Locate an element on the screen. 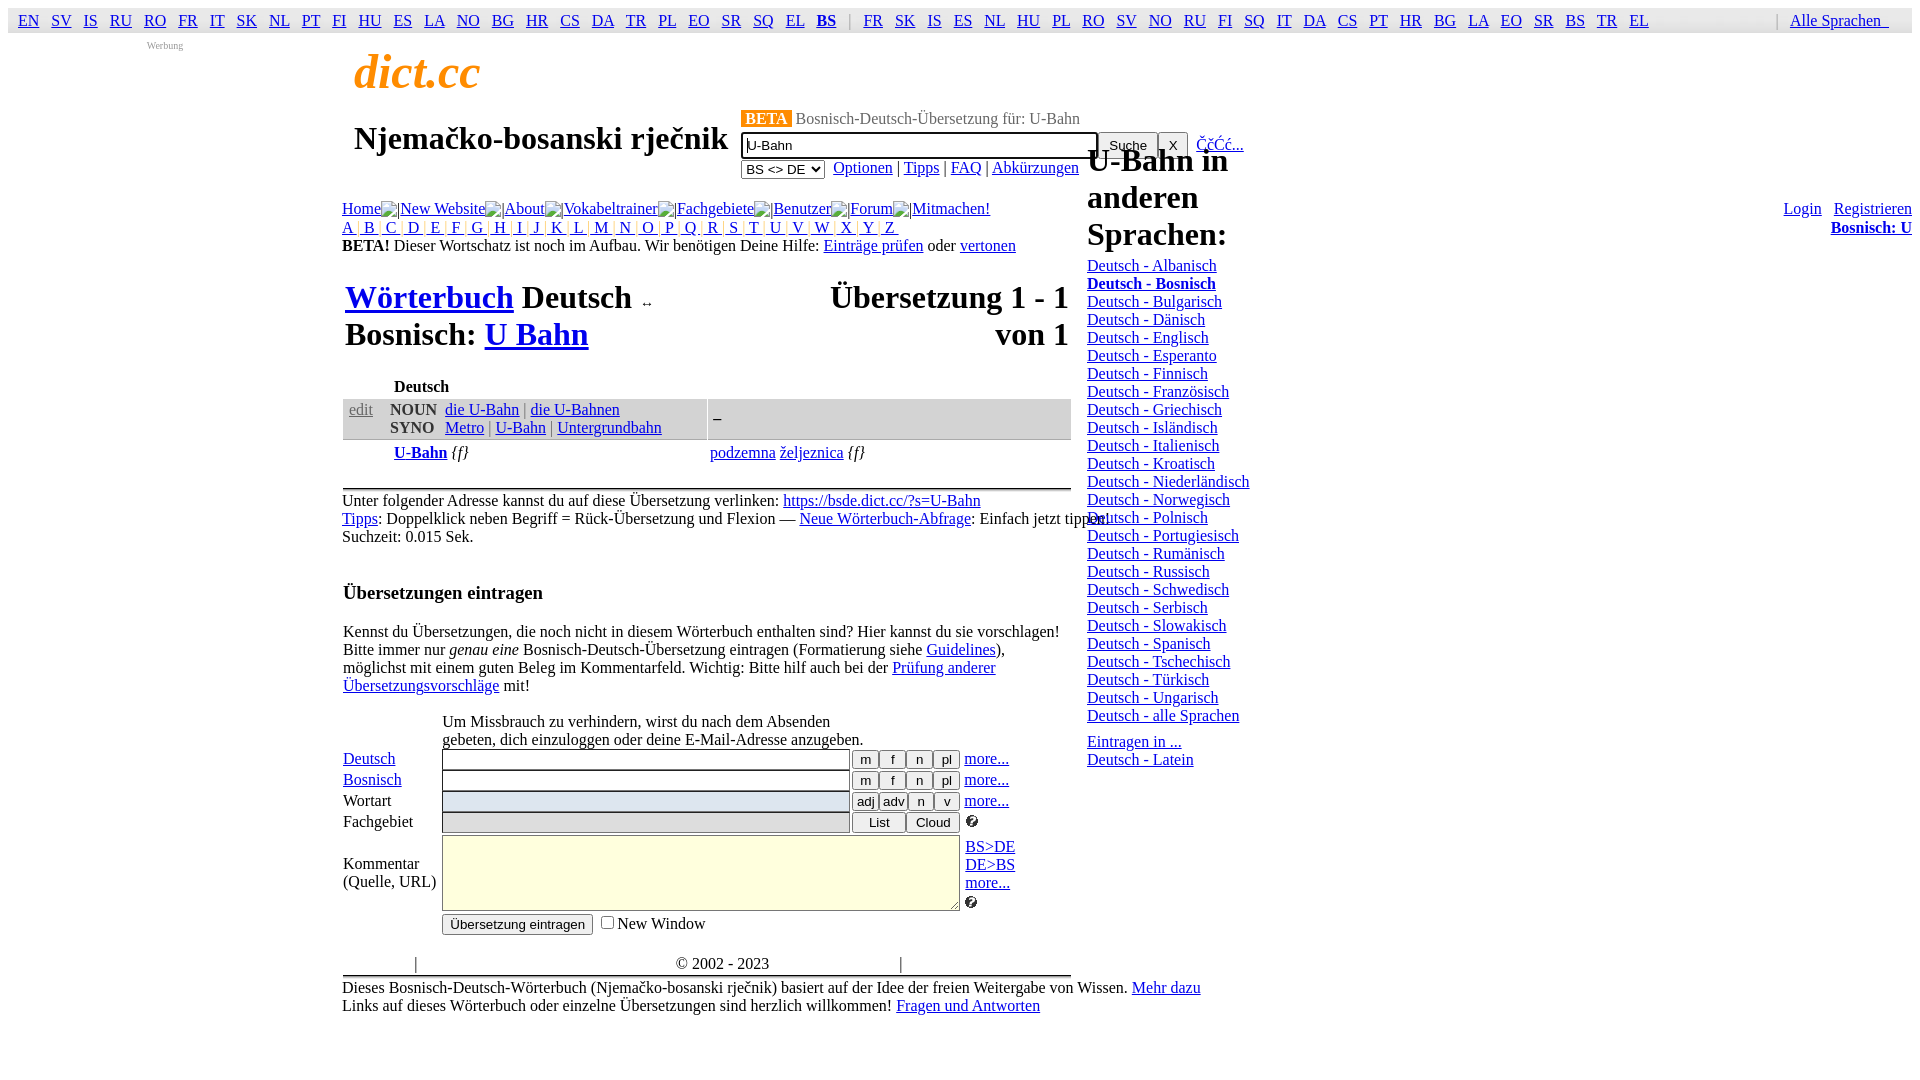 Image resolution: width=1920 pixels, height=1080 pixels. 'Deutsch - Slowakisch' is located at coordinates (1085, 624).